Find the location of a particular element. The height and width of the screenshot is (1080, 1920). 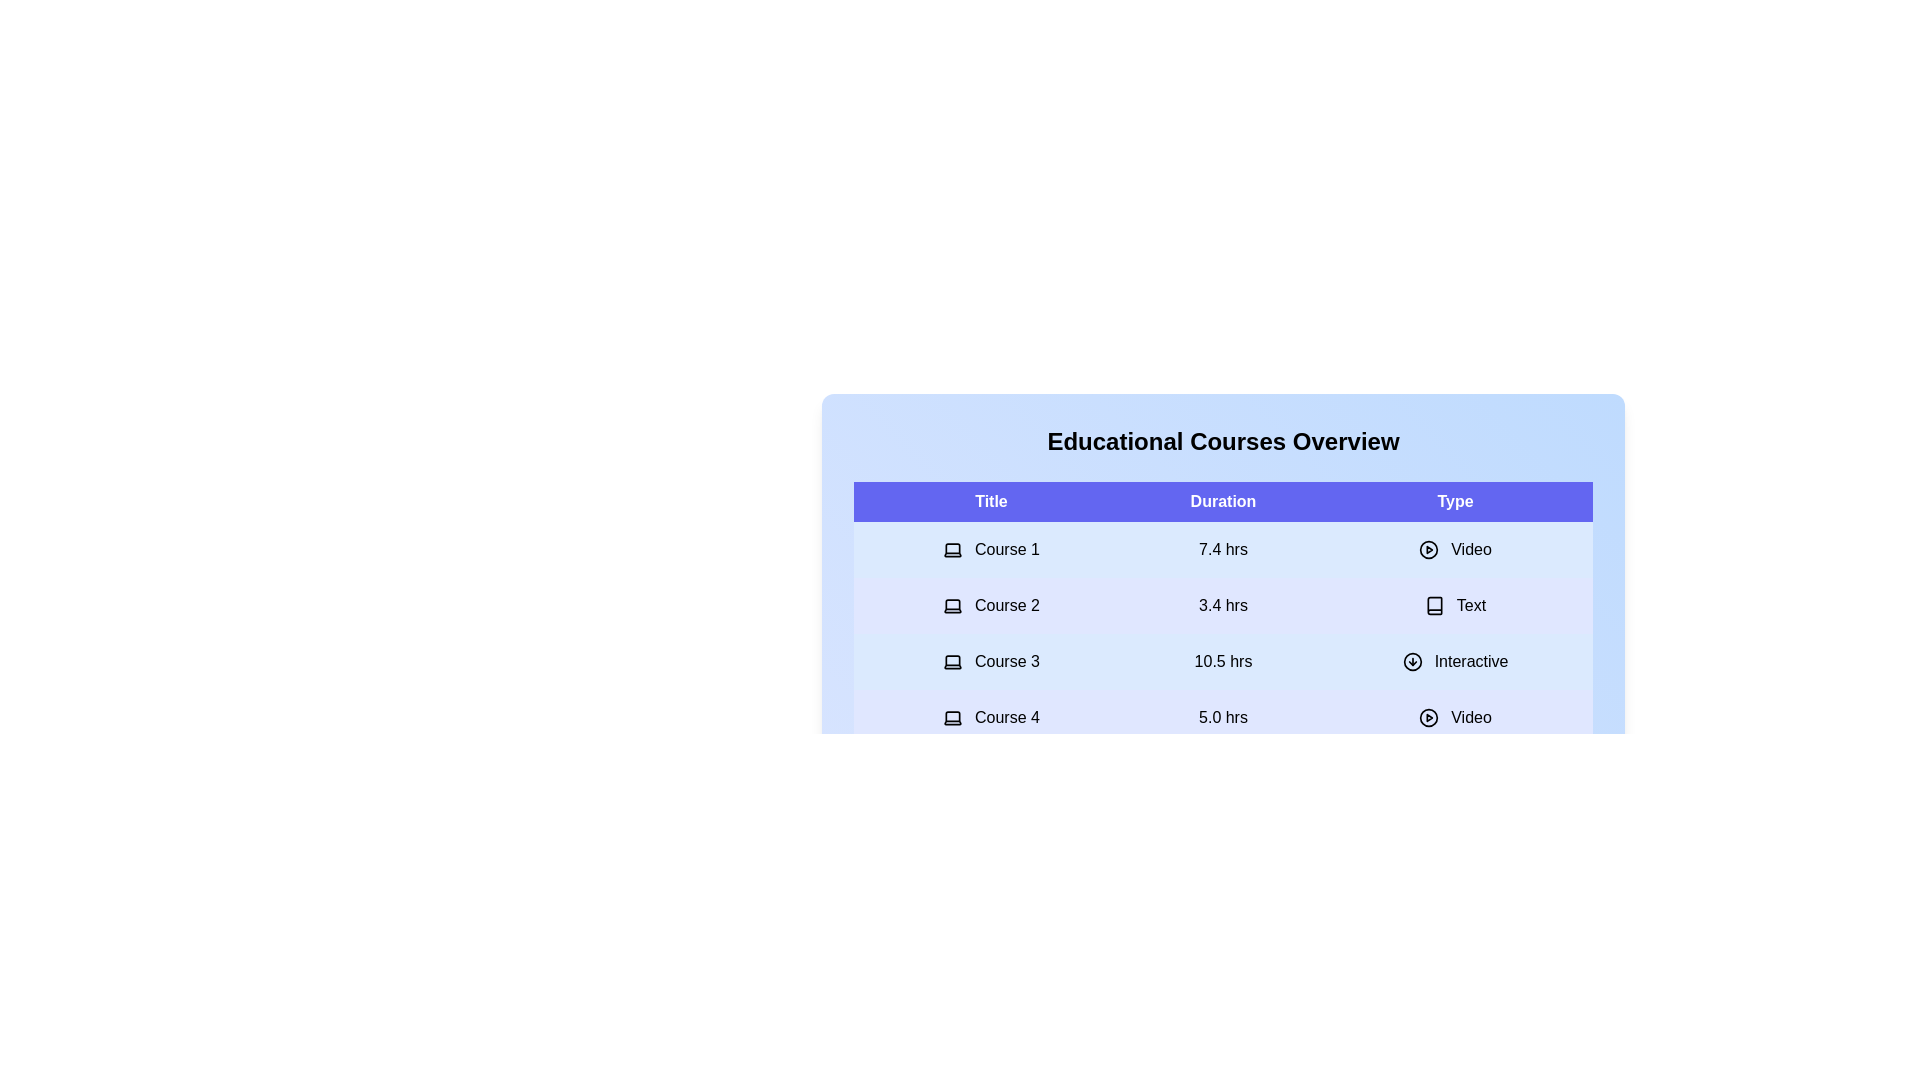

the row corresponding to the course title Course 2 is located at coordinates (990, 604).